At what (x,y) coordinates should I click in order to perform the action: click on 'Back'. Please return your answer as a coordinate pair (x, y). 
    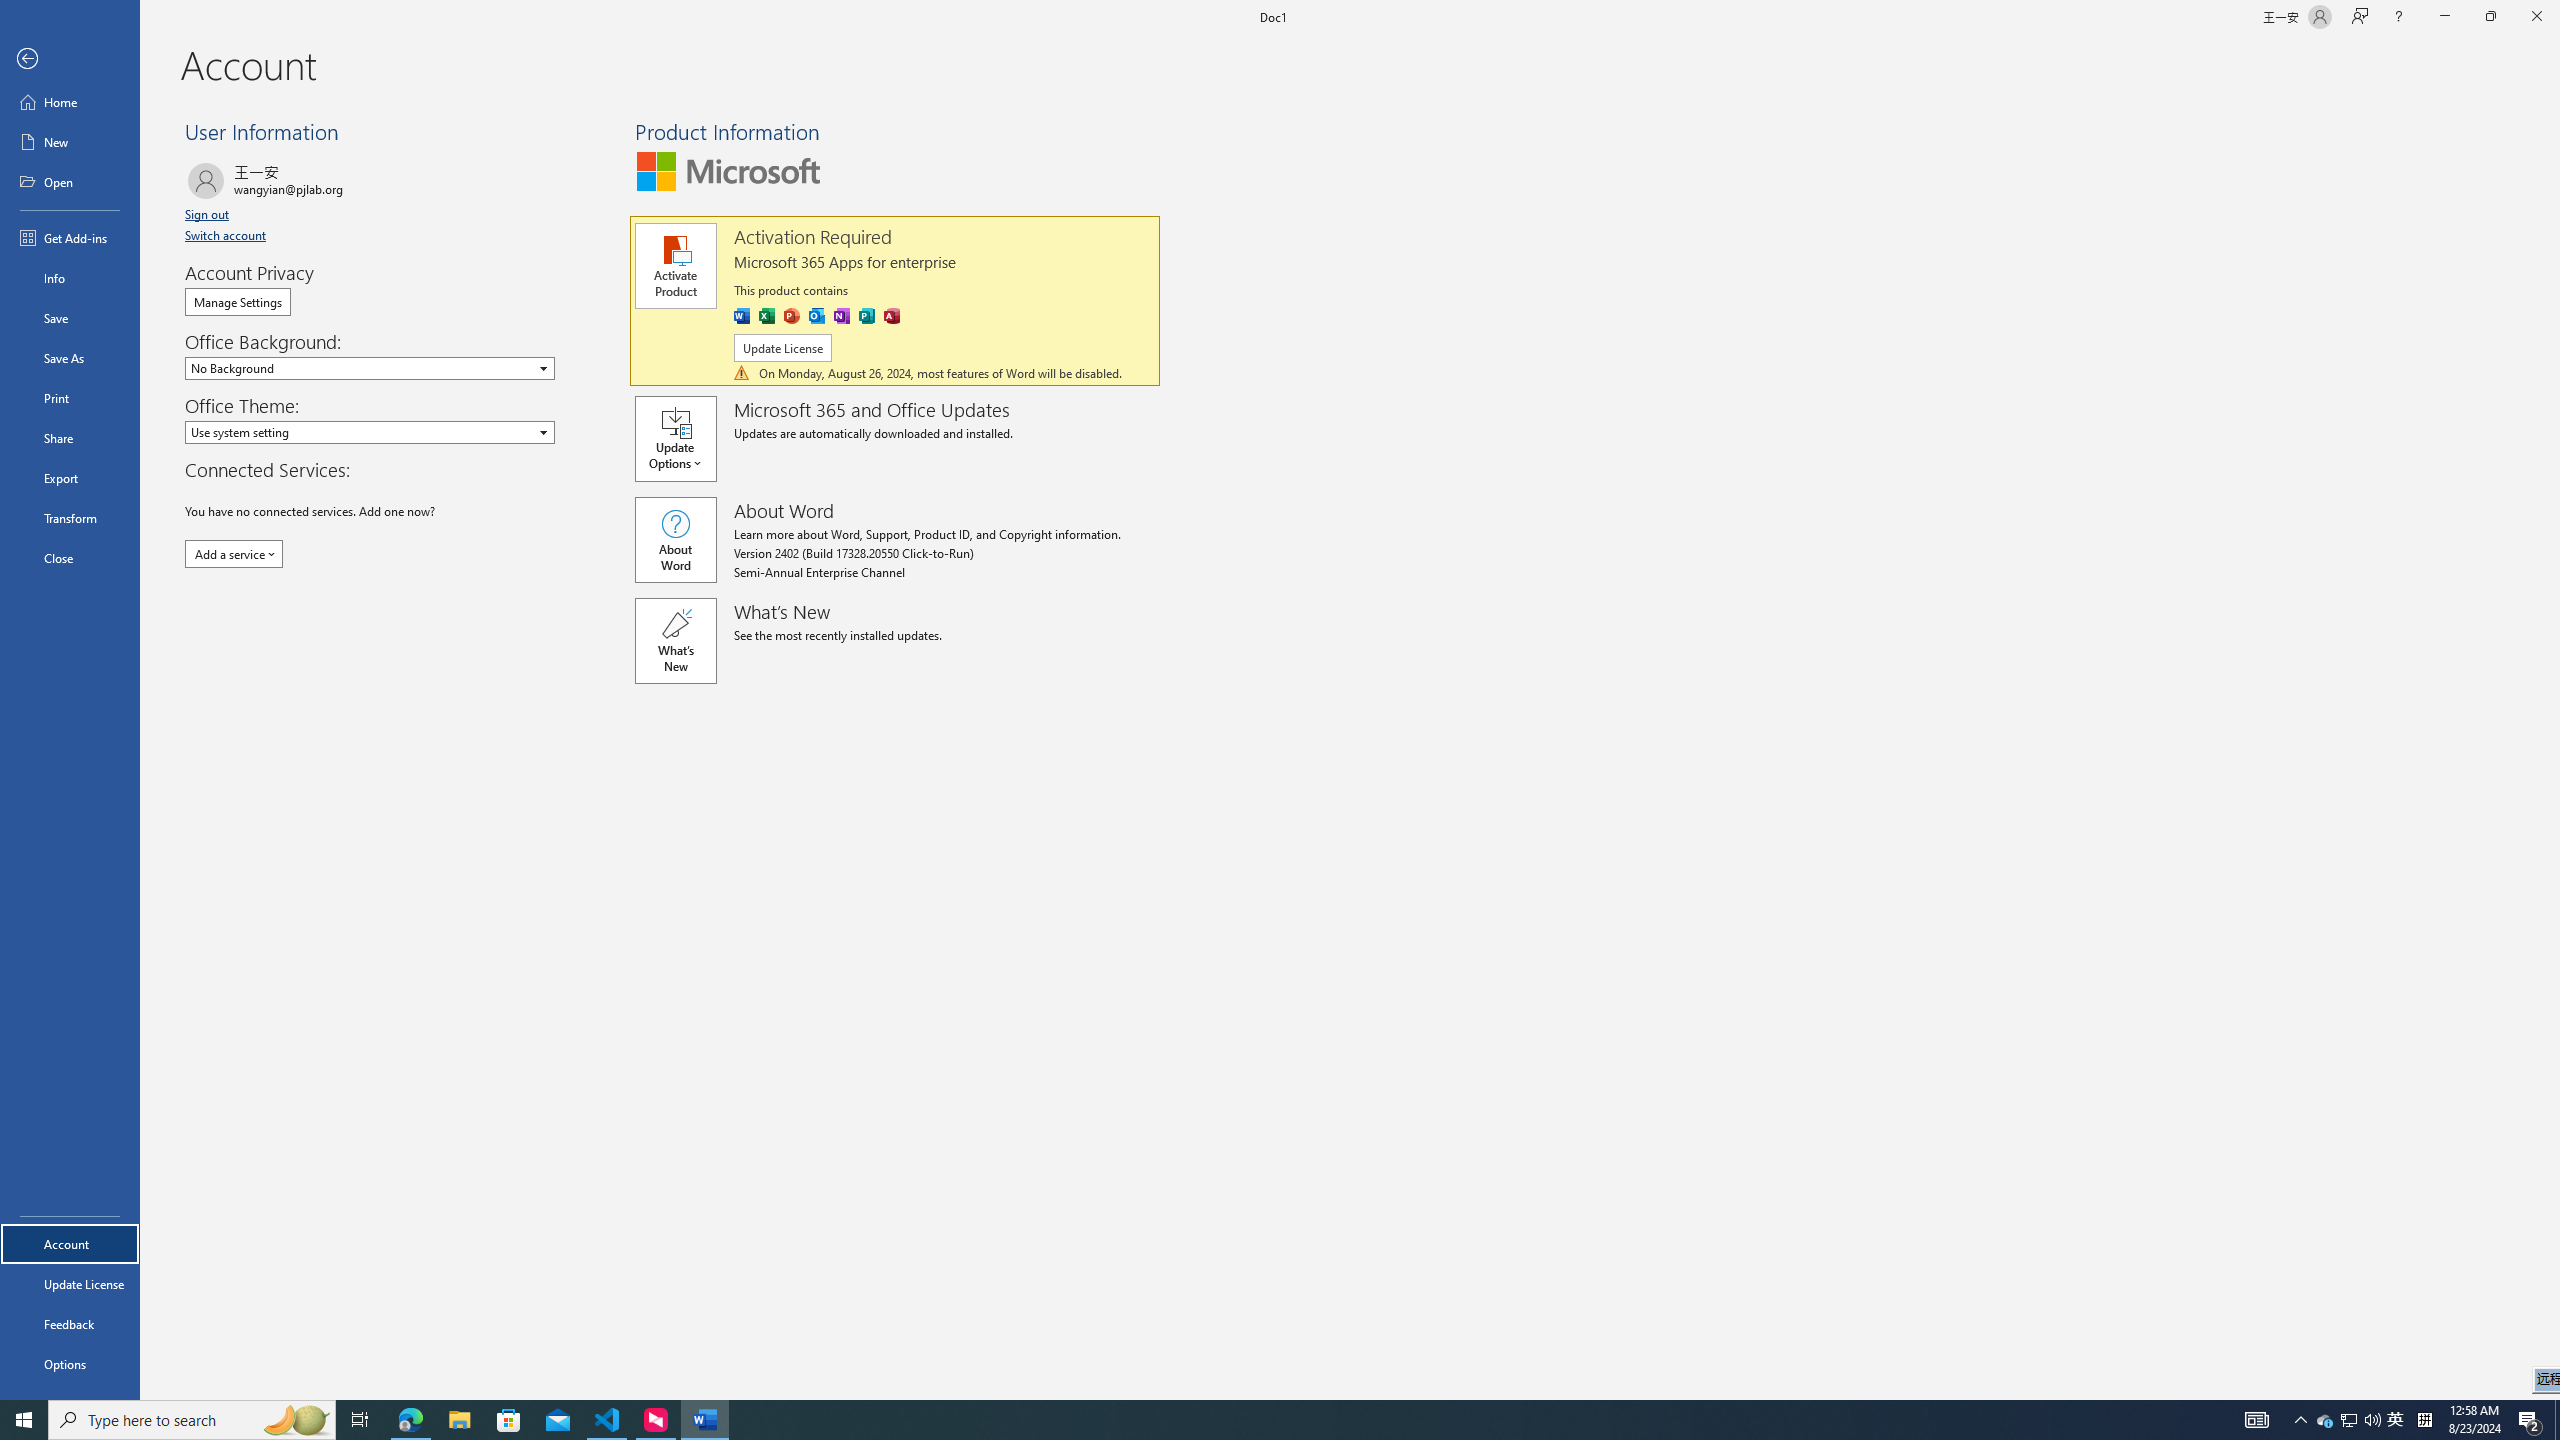
    Looking at the image, I should click on (69, 58).